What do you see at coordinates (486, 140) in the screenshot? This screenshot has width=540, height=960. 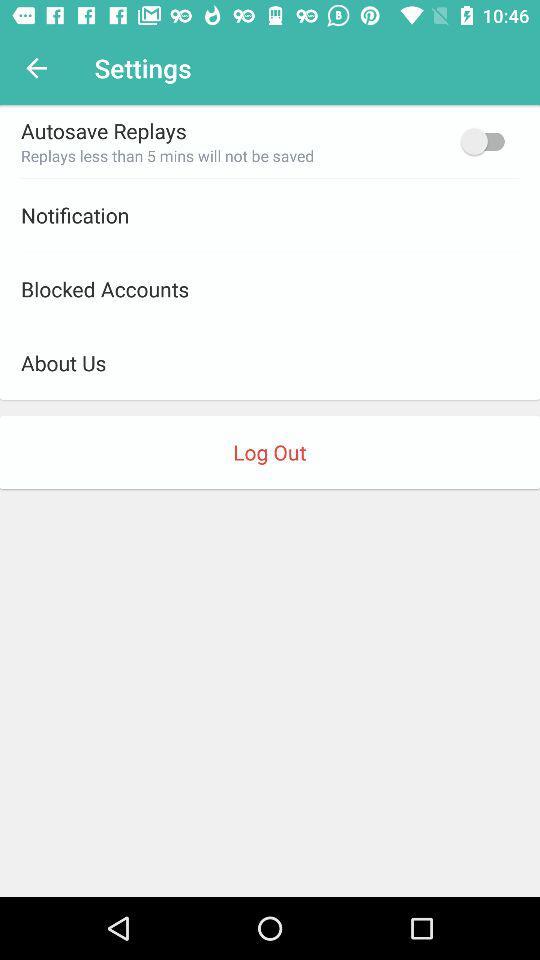 I see `item at the top right corner` at bounding box center [486, 140].